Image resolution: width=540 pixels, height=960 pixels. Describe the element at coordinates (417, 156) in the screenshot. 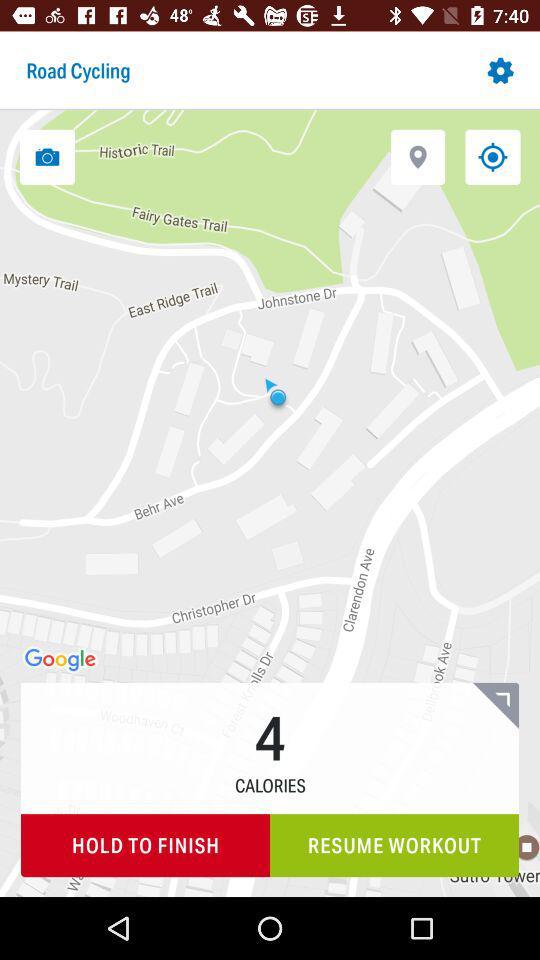

I see `the location icon` at that location.